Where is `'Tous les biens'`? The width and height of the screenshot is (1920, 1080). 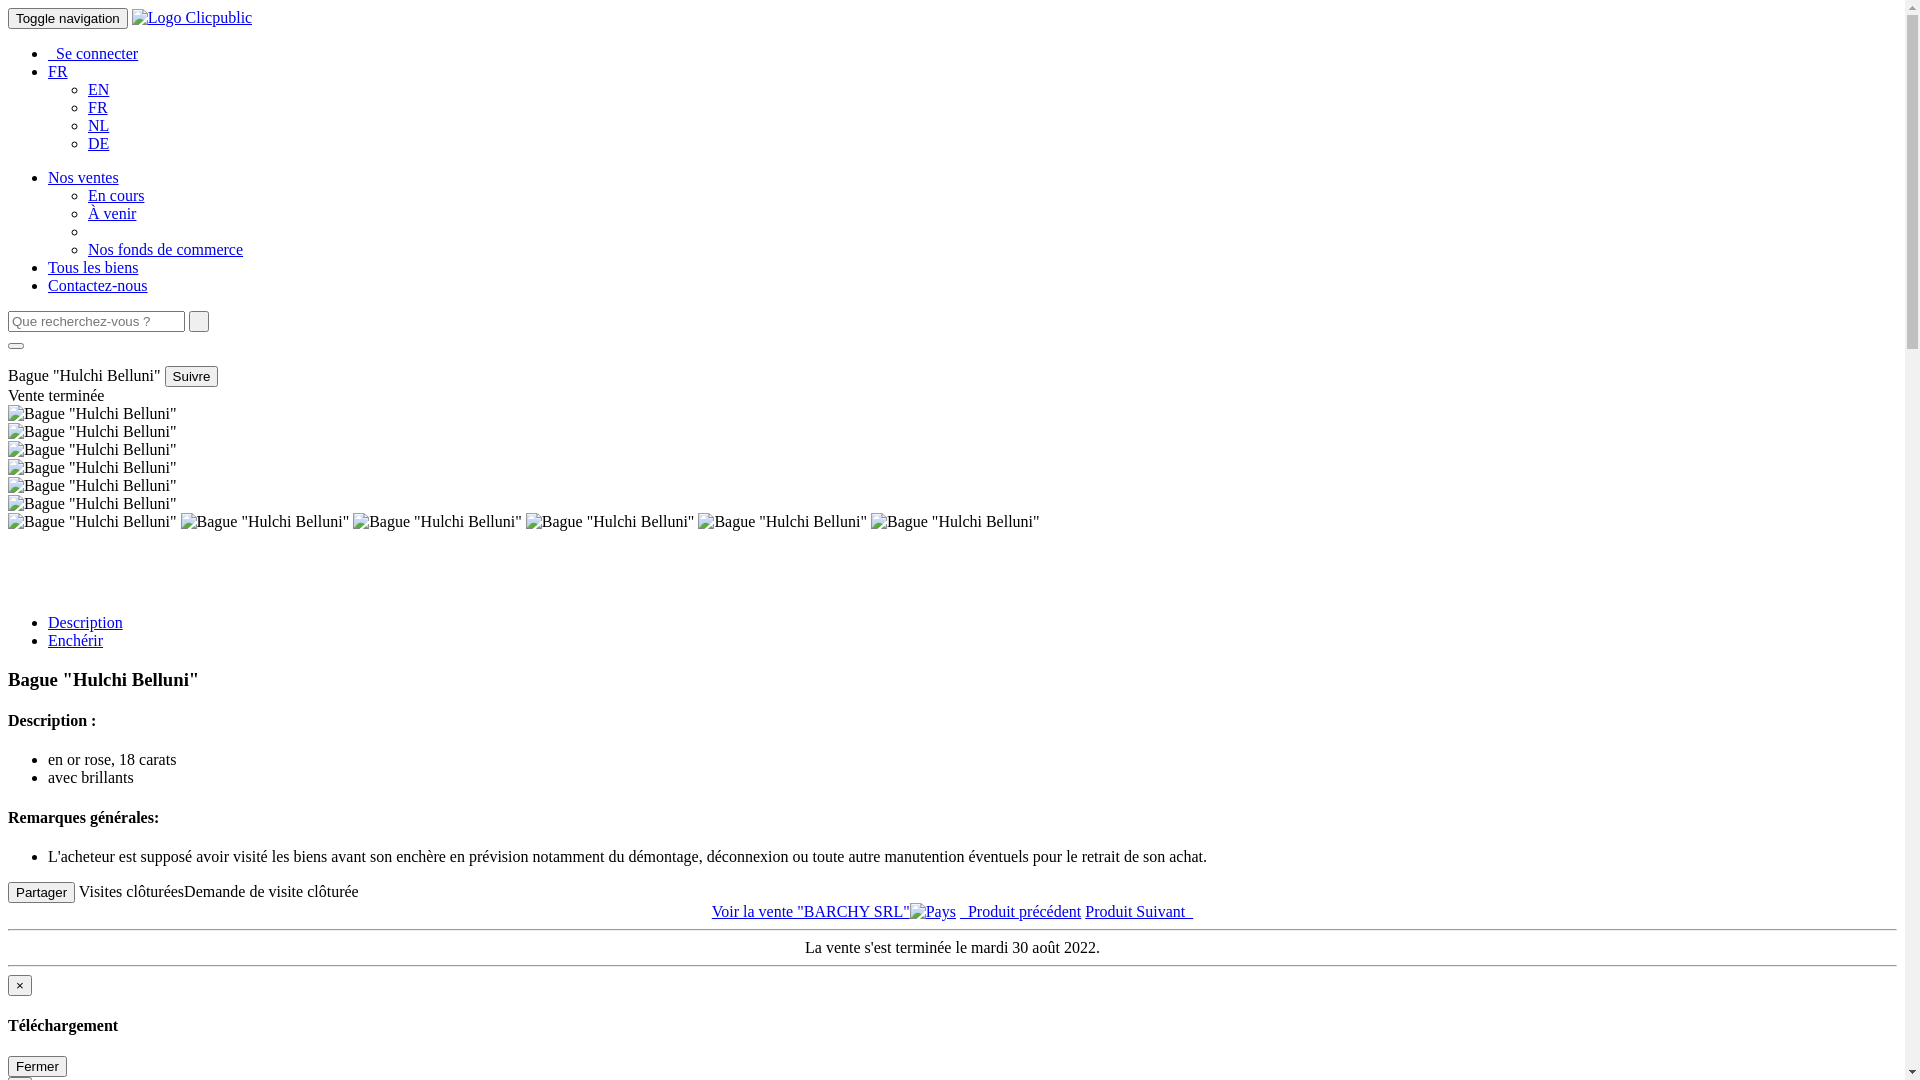 'Tous les biens' is located at coordinates (91, 266).